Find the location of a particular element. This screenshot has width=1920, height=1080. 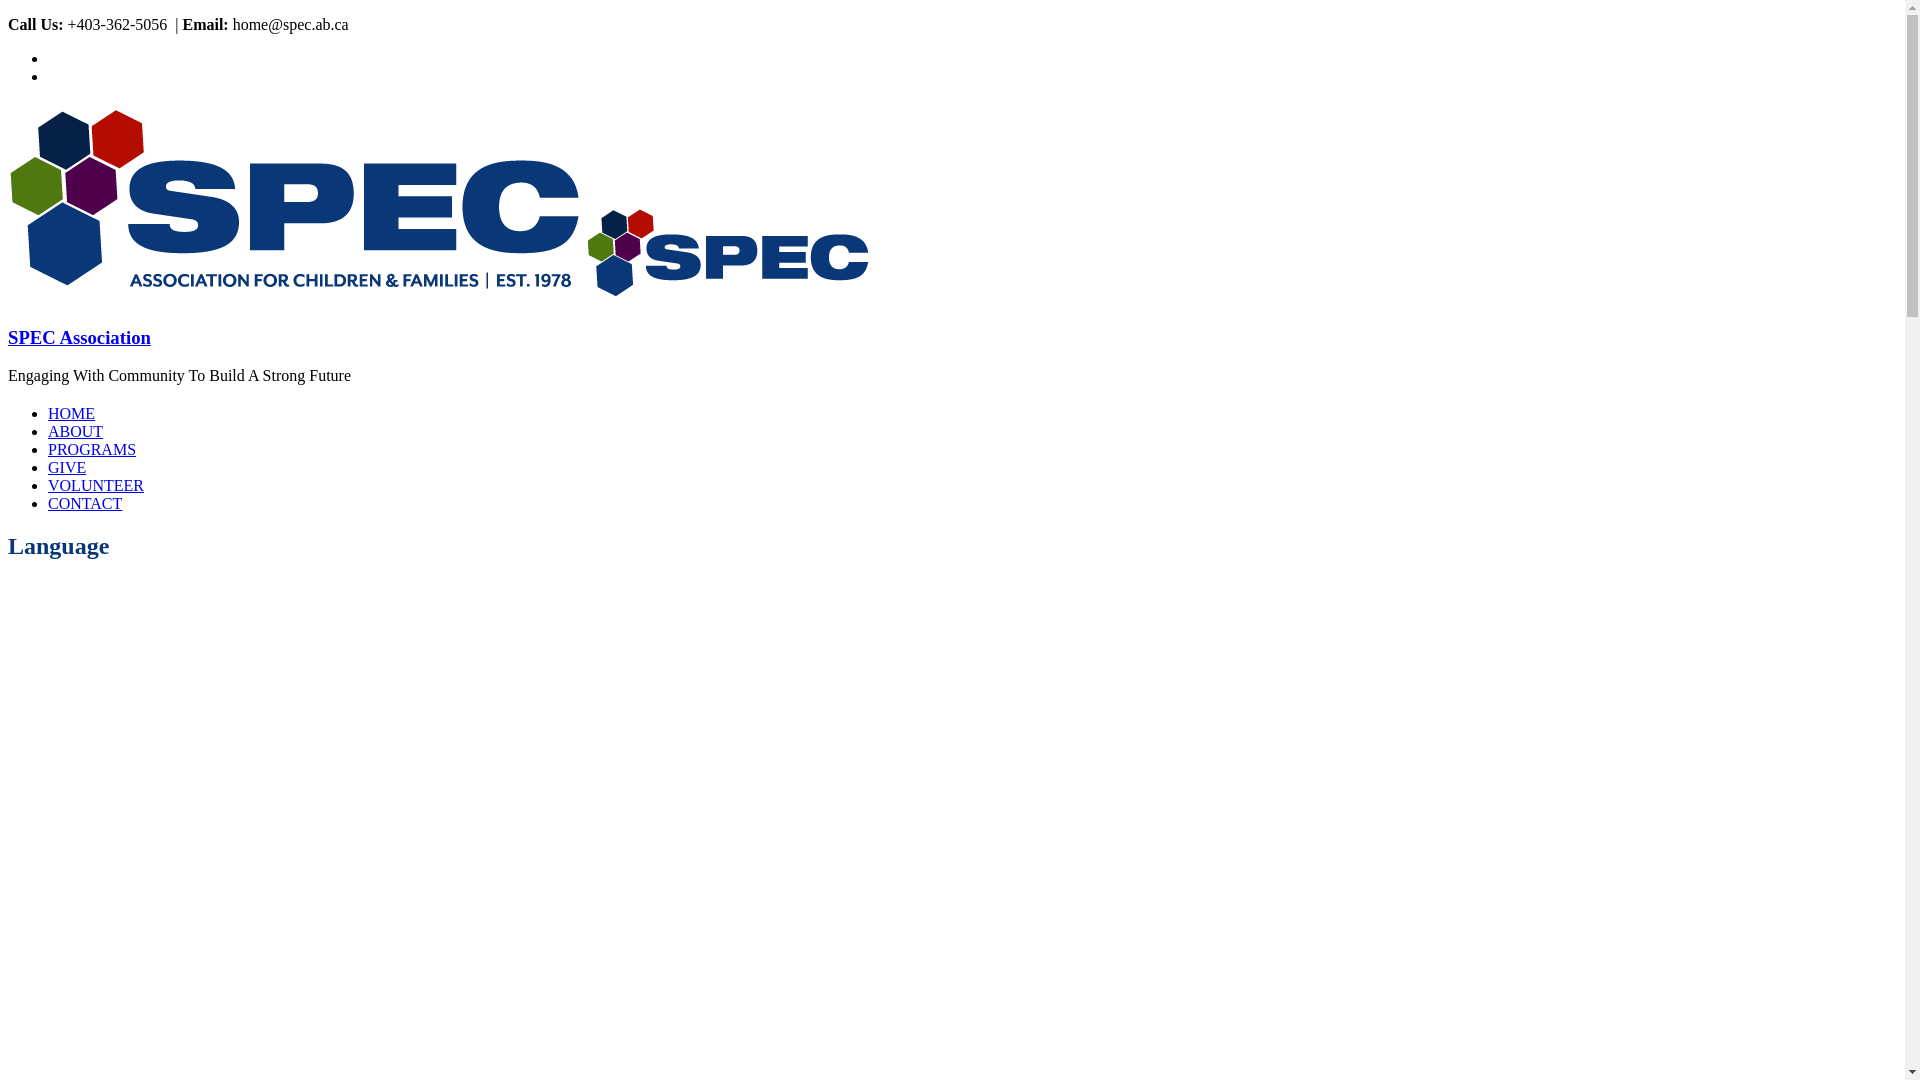

'SPEC Association' is located at coordinates (295, 298).